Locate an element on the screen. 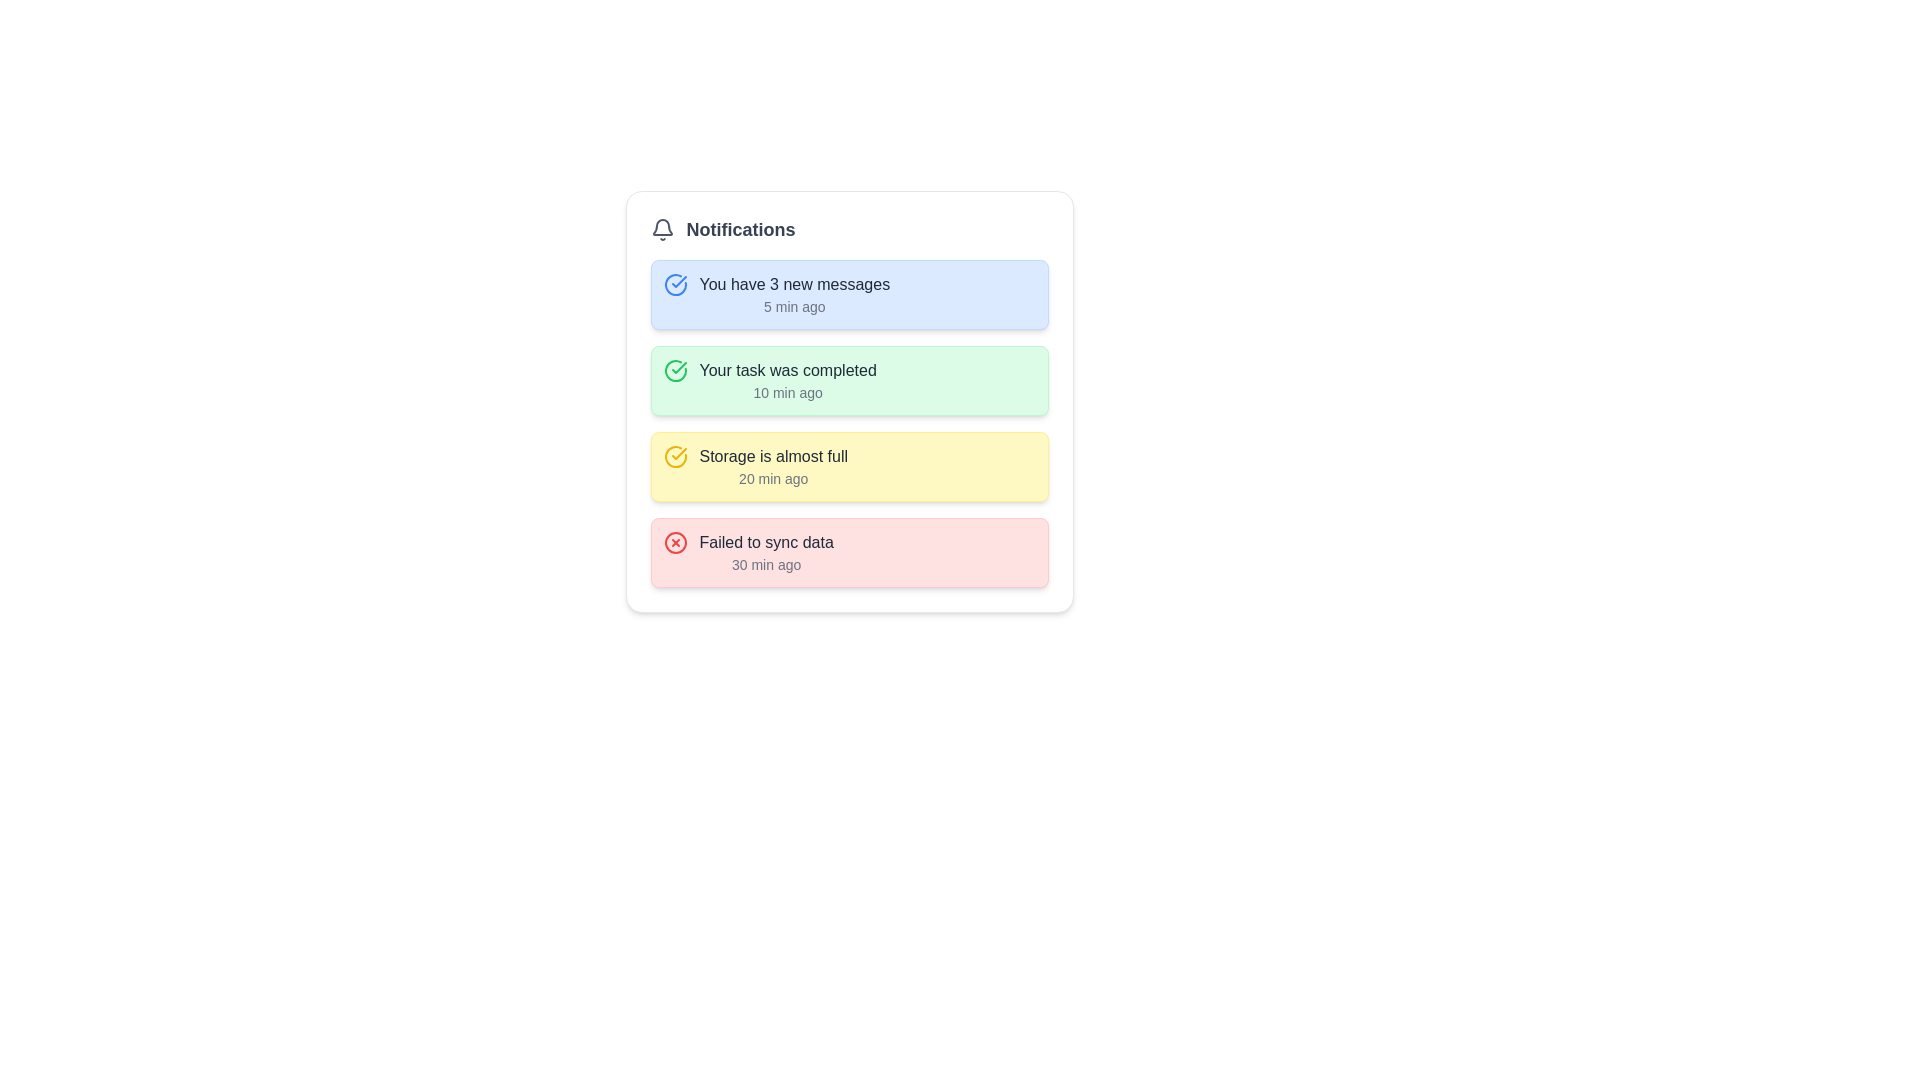  the circular icon outlined in red with a white background, located at the left edge of the fourth notification card in the notifications panel is located at coordinates (675, 543).